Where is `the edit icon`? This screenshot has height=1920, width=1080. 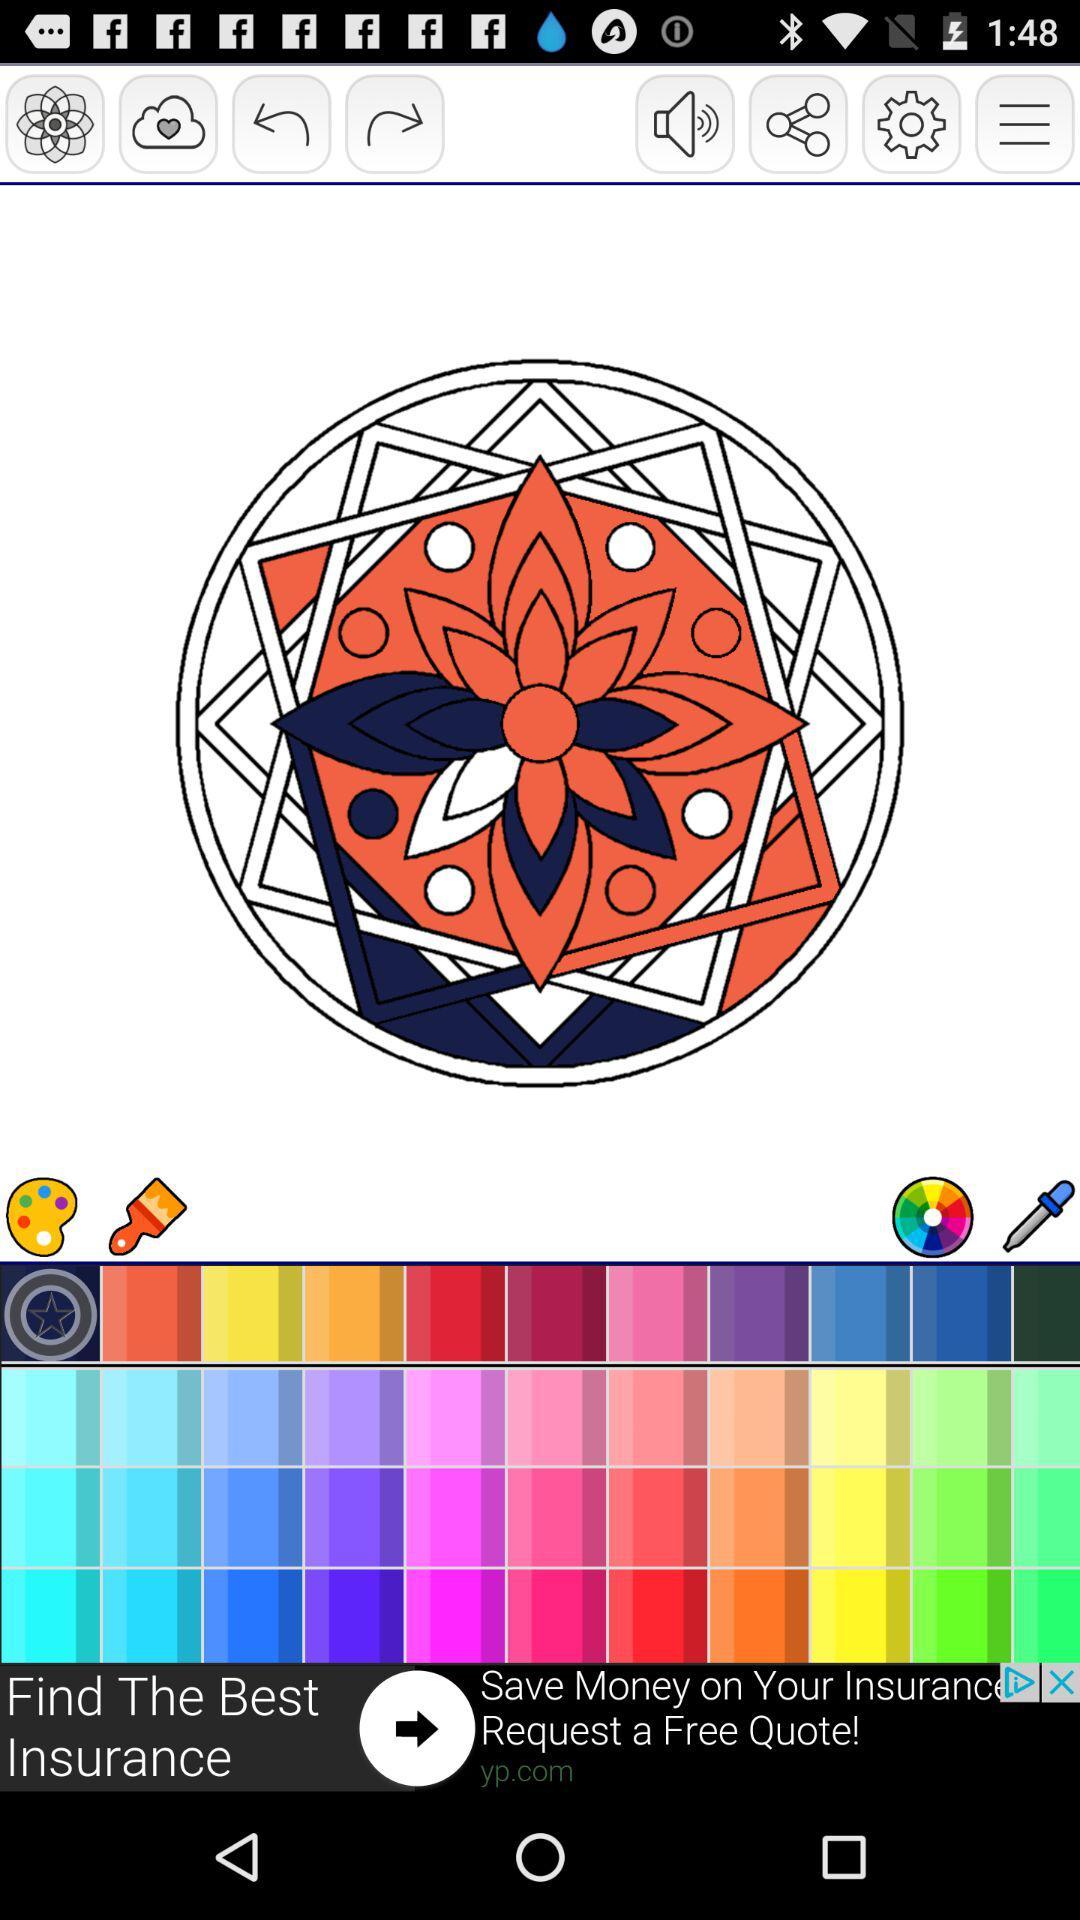 the edit icon is located at coordinates (1036, 1302).